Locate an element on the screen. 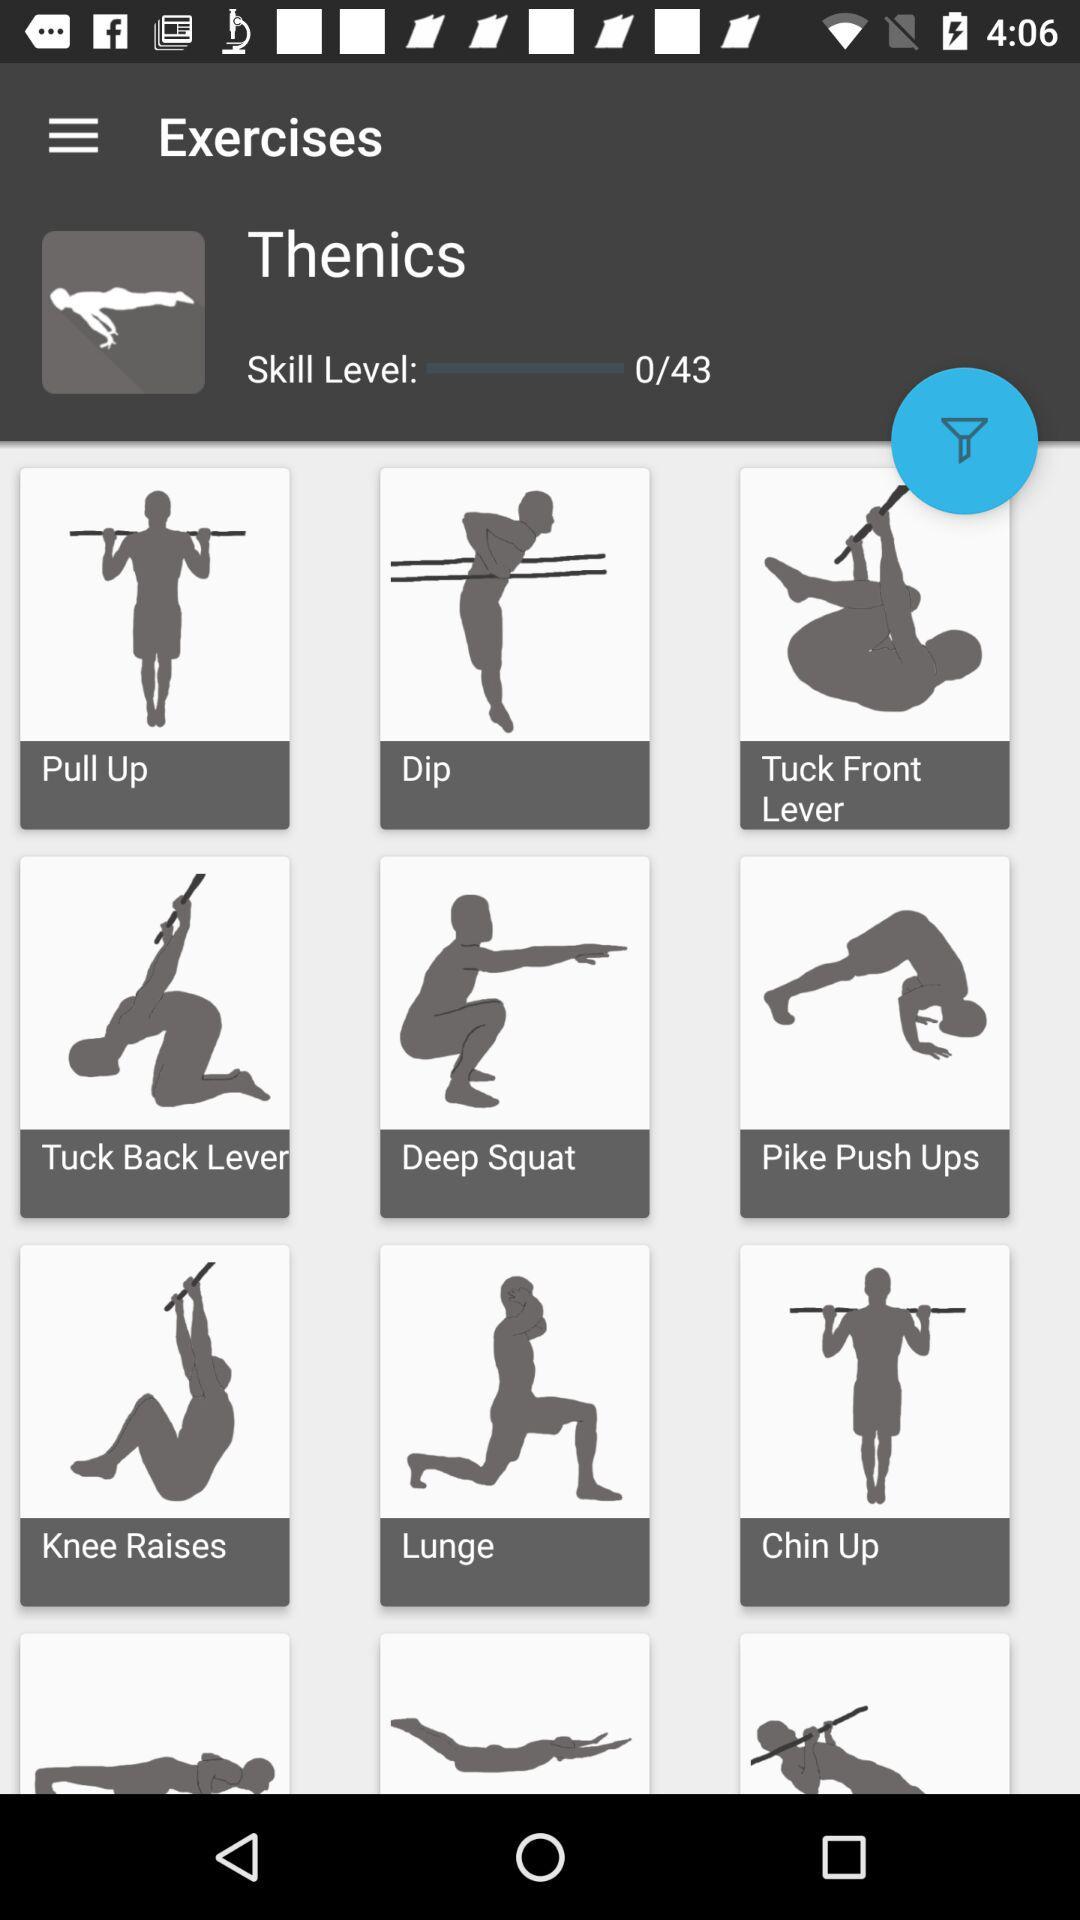 This screenshot has width=1080, height=1920. the item to the left of exercises icon is located at coordinates (72, 134).